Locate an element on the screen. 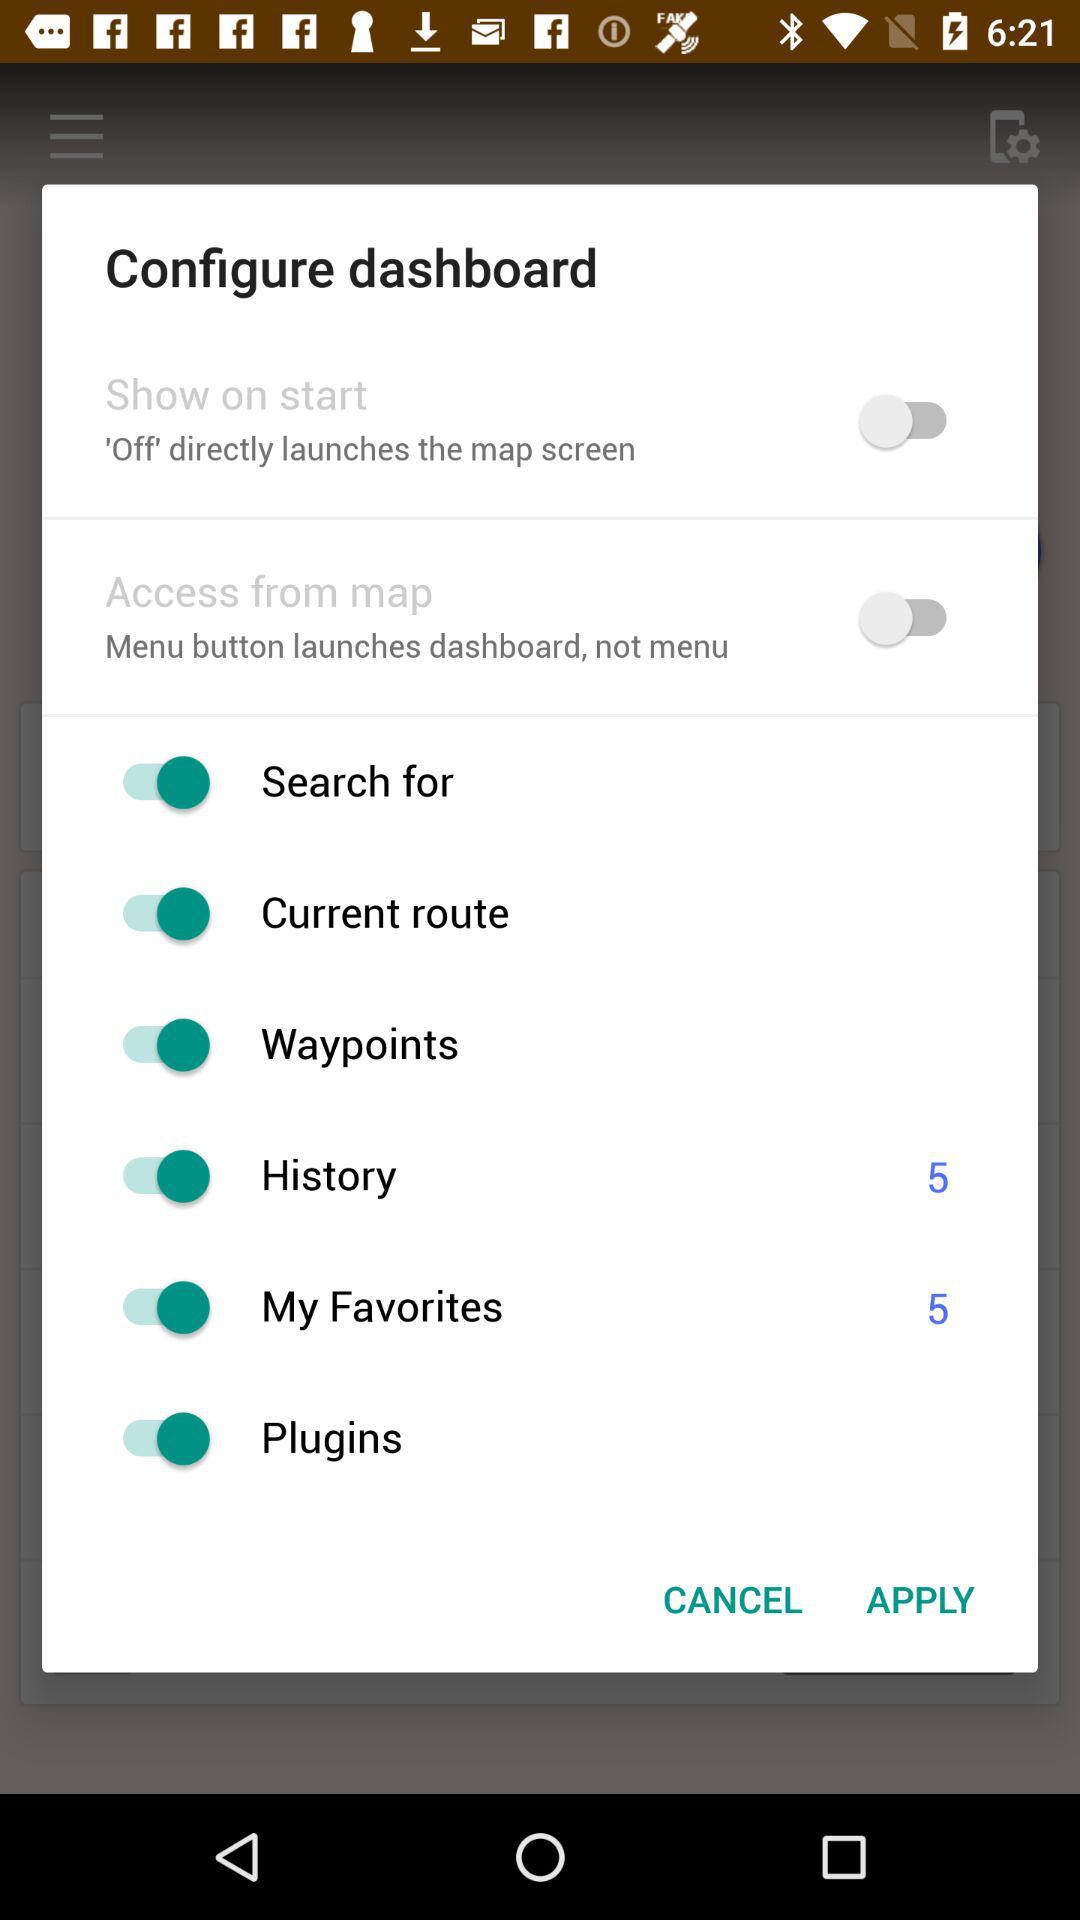 The image size is (1080, 1920). the menu button launches item is located at coordinates (456, 648).